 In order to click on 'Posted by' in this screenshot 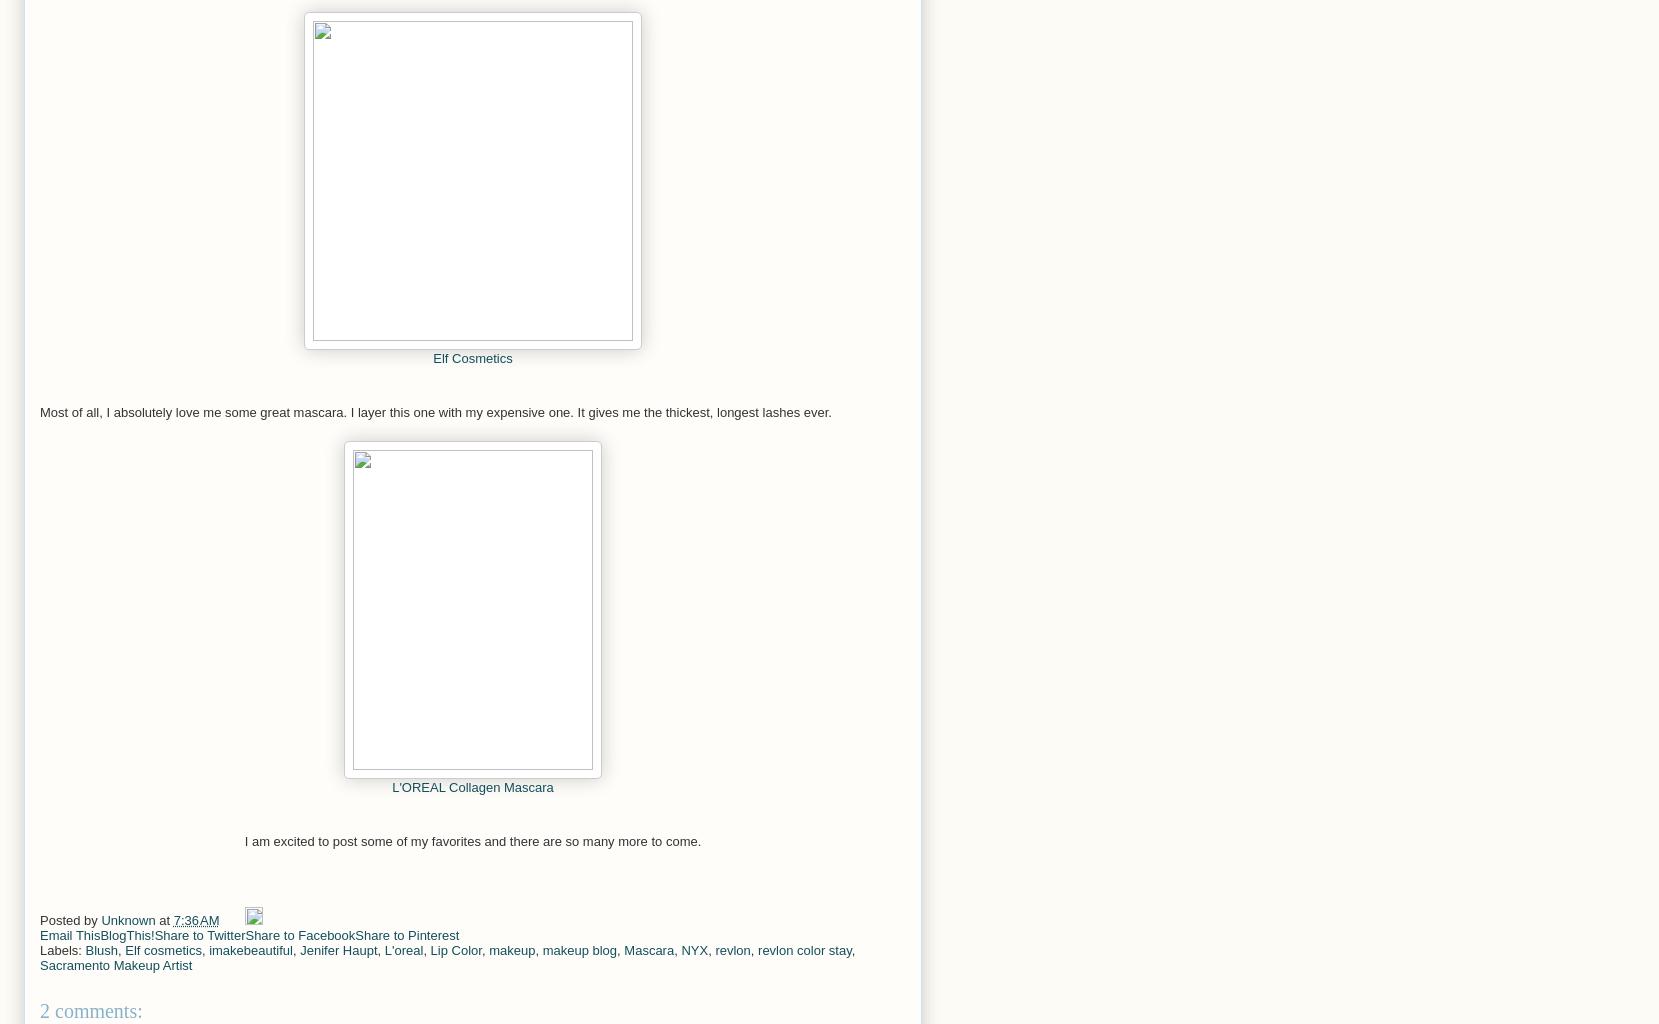, I will do `click(69, 919)`.